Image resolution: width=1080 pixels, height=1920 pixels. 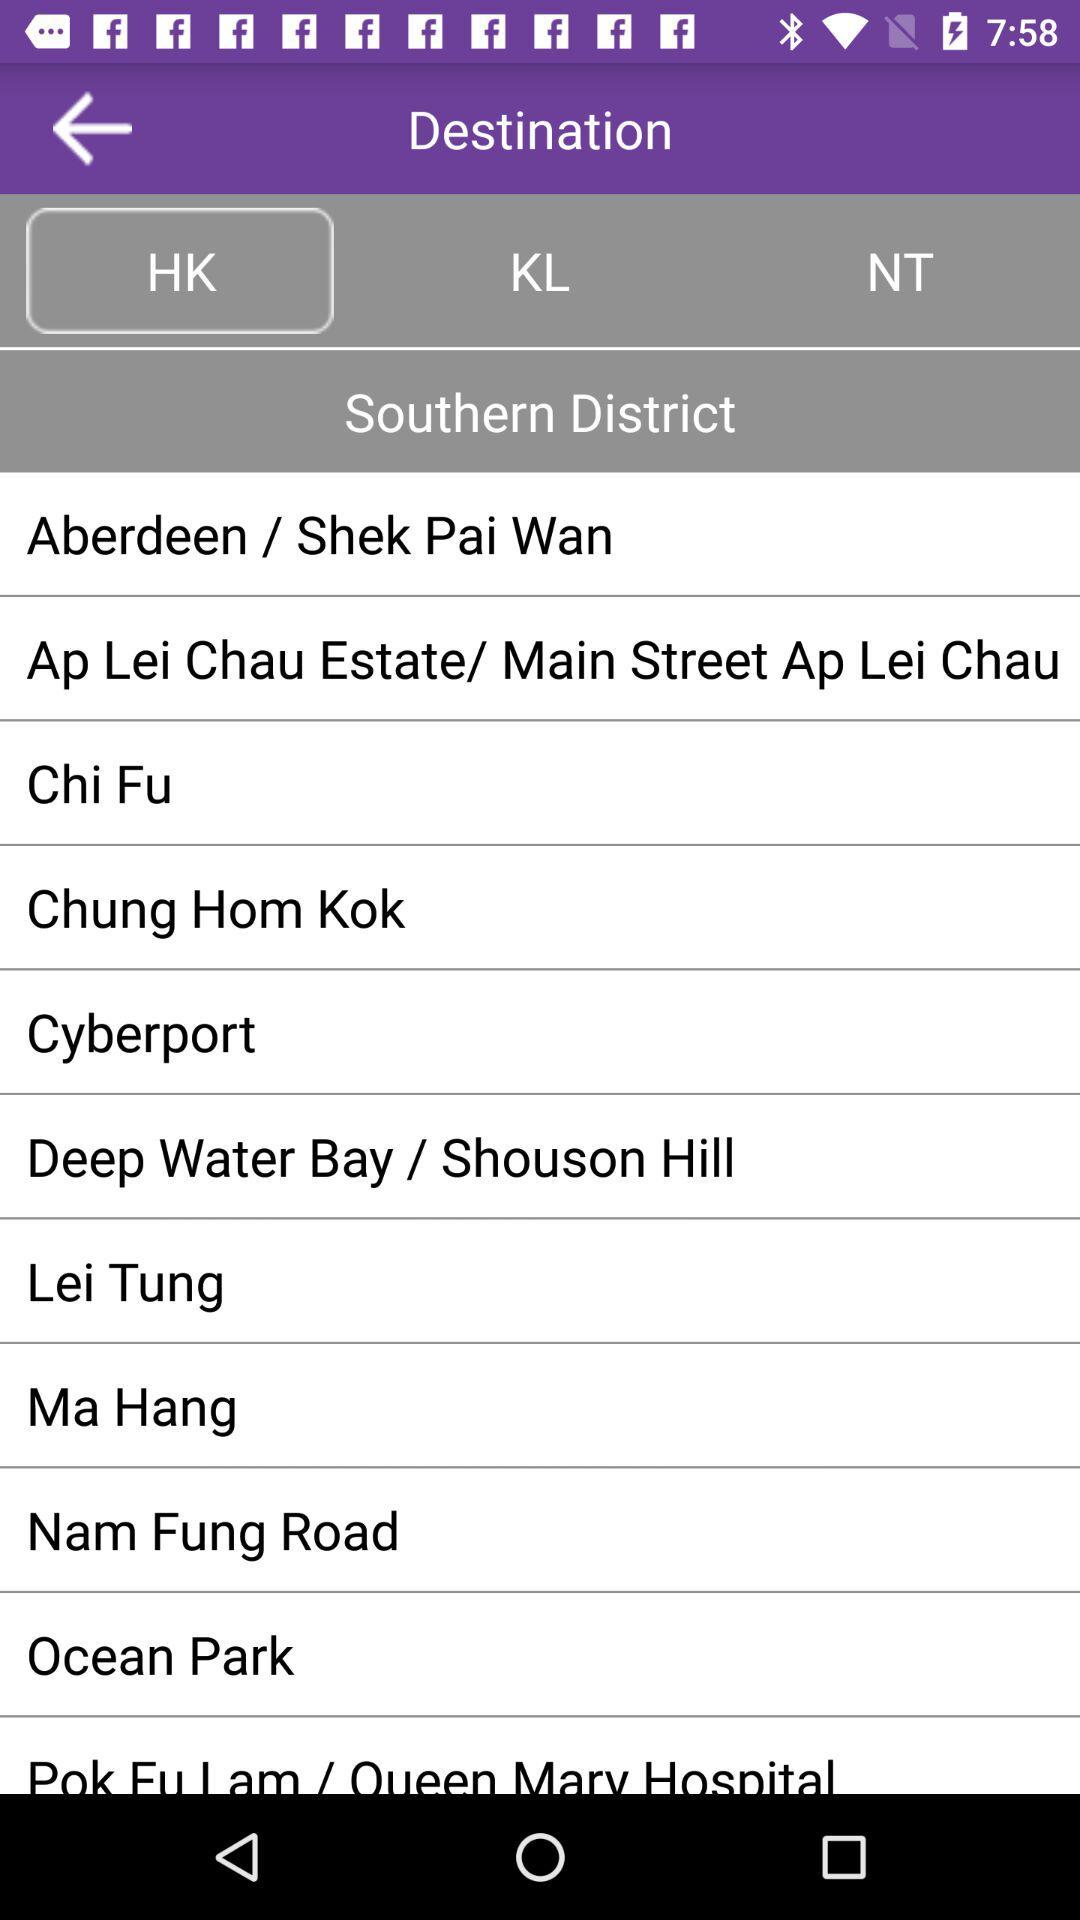 I want to click on the pok fu lam item, so click(x=540, y=1768).